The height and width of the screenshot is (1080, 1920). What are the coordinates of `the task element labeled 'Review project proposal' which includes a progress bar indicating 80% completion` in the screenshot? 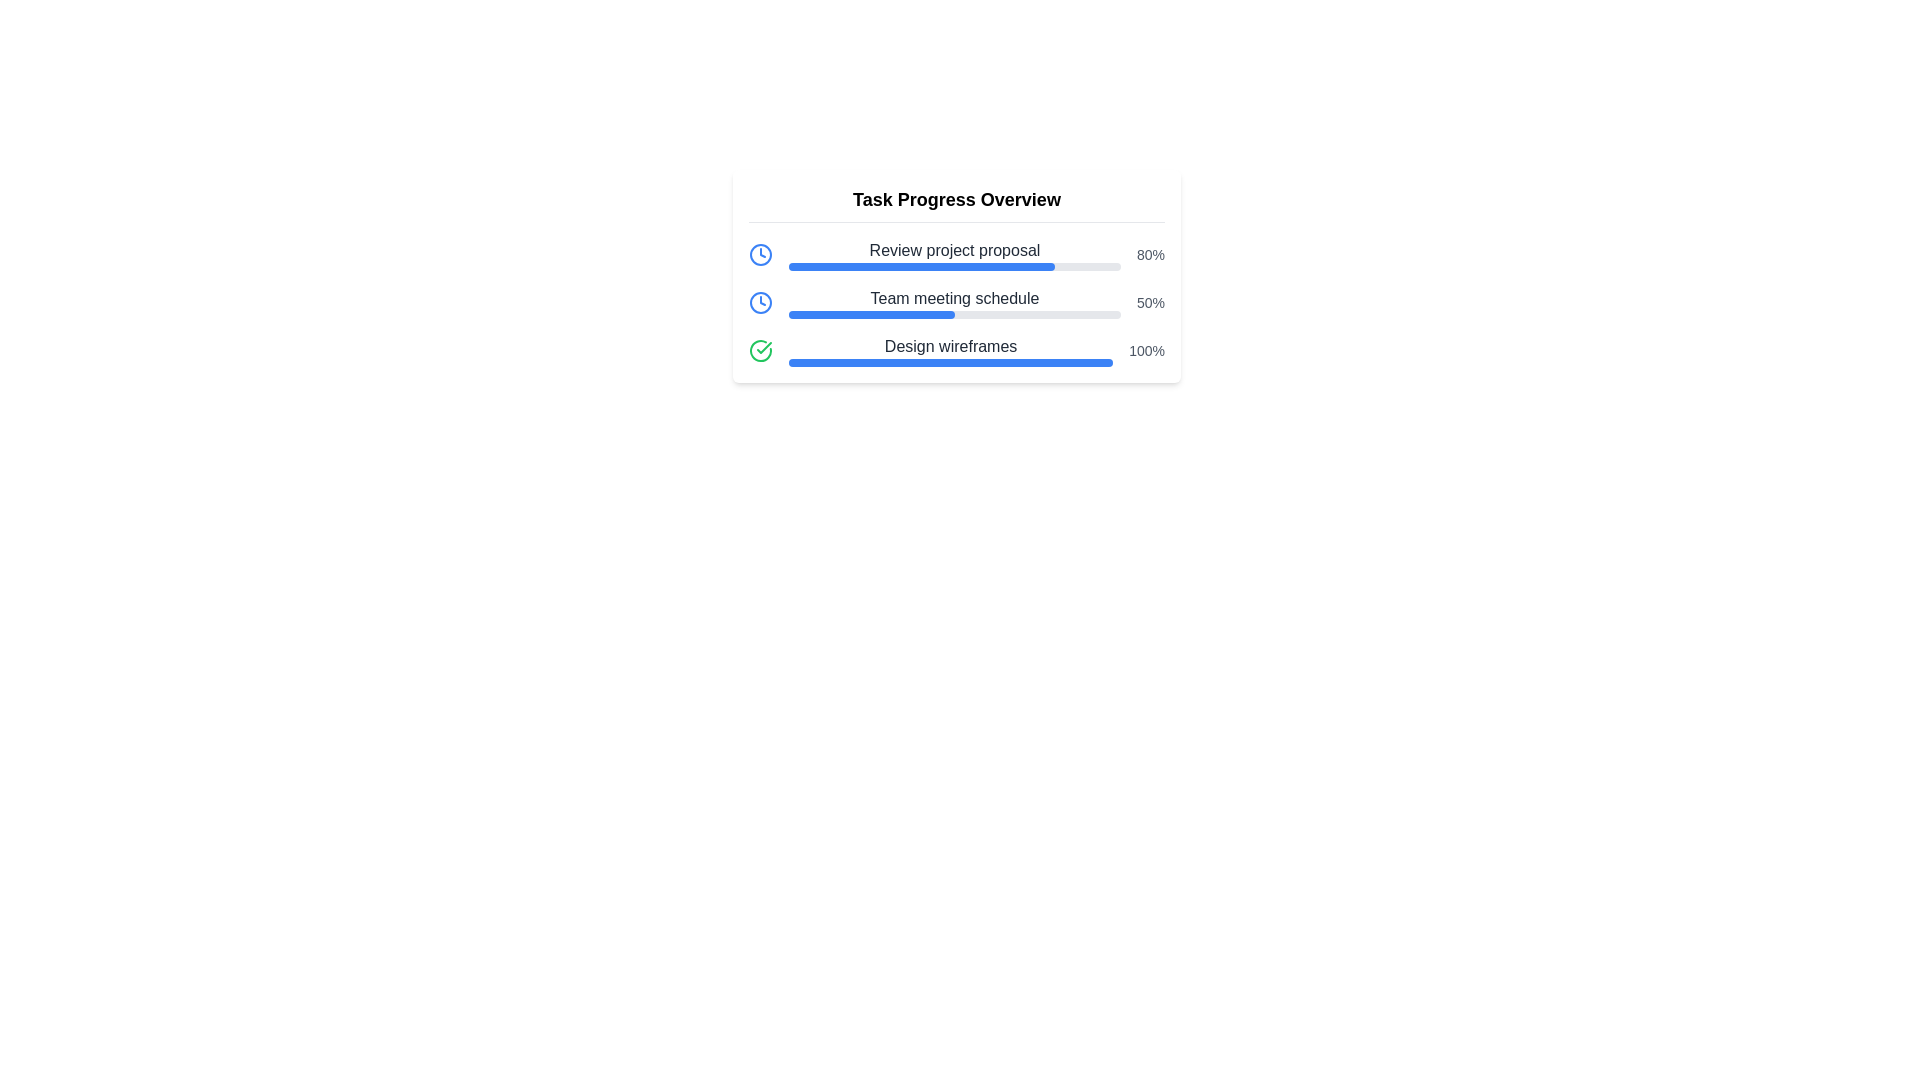 It's located at (954, 253).